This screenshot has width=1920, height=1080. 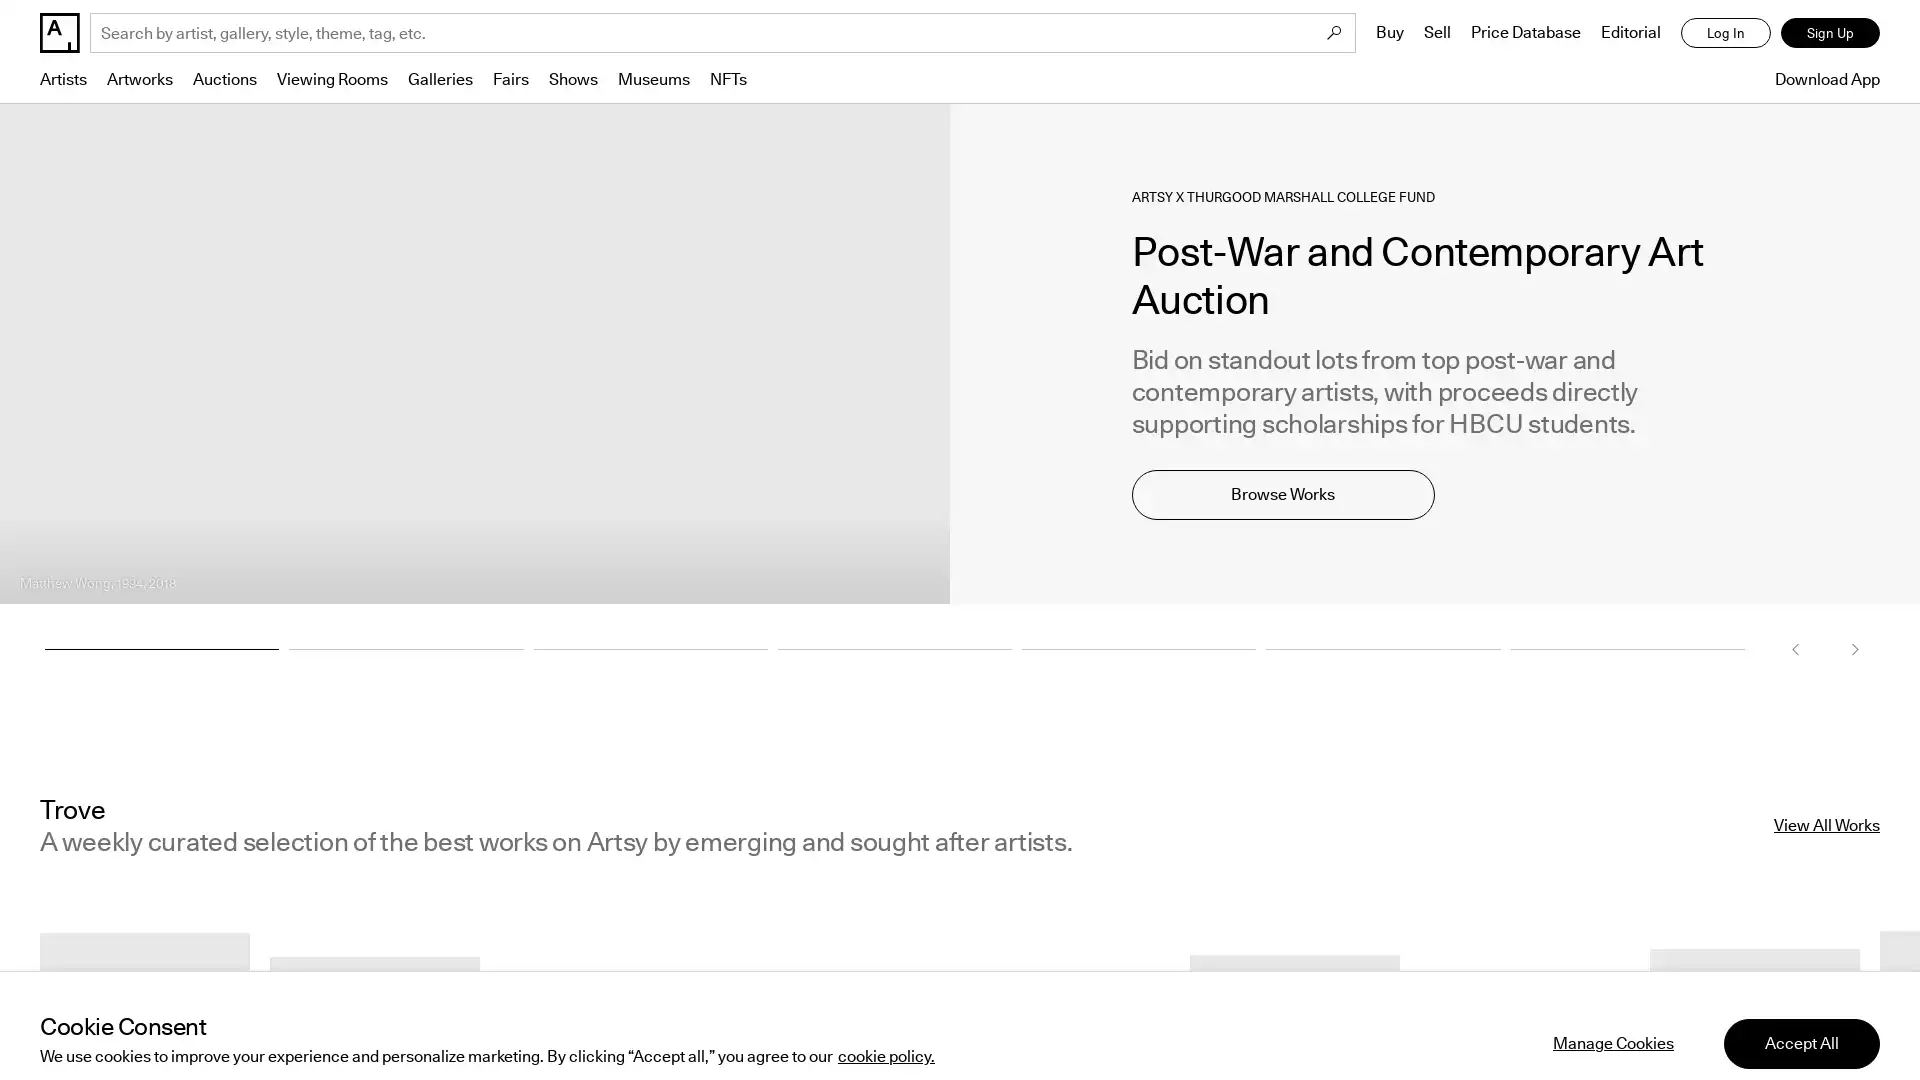 What do you see at coordinates (1334, 33) in the screenshot?
I see `Search` at bounding box center [1334, 33].